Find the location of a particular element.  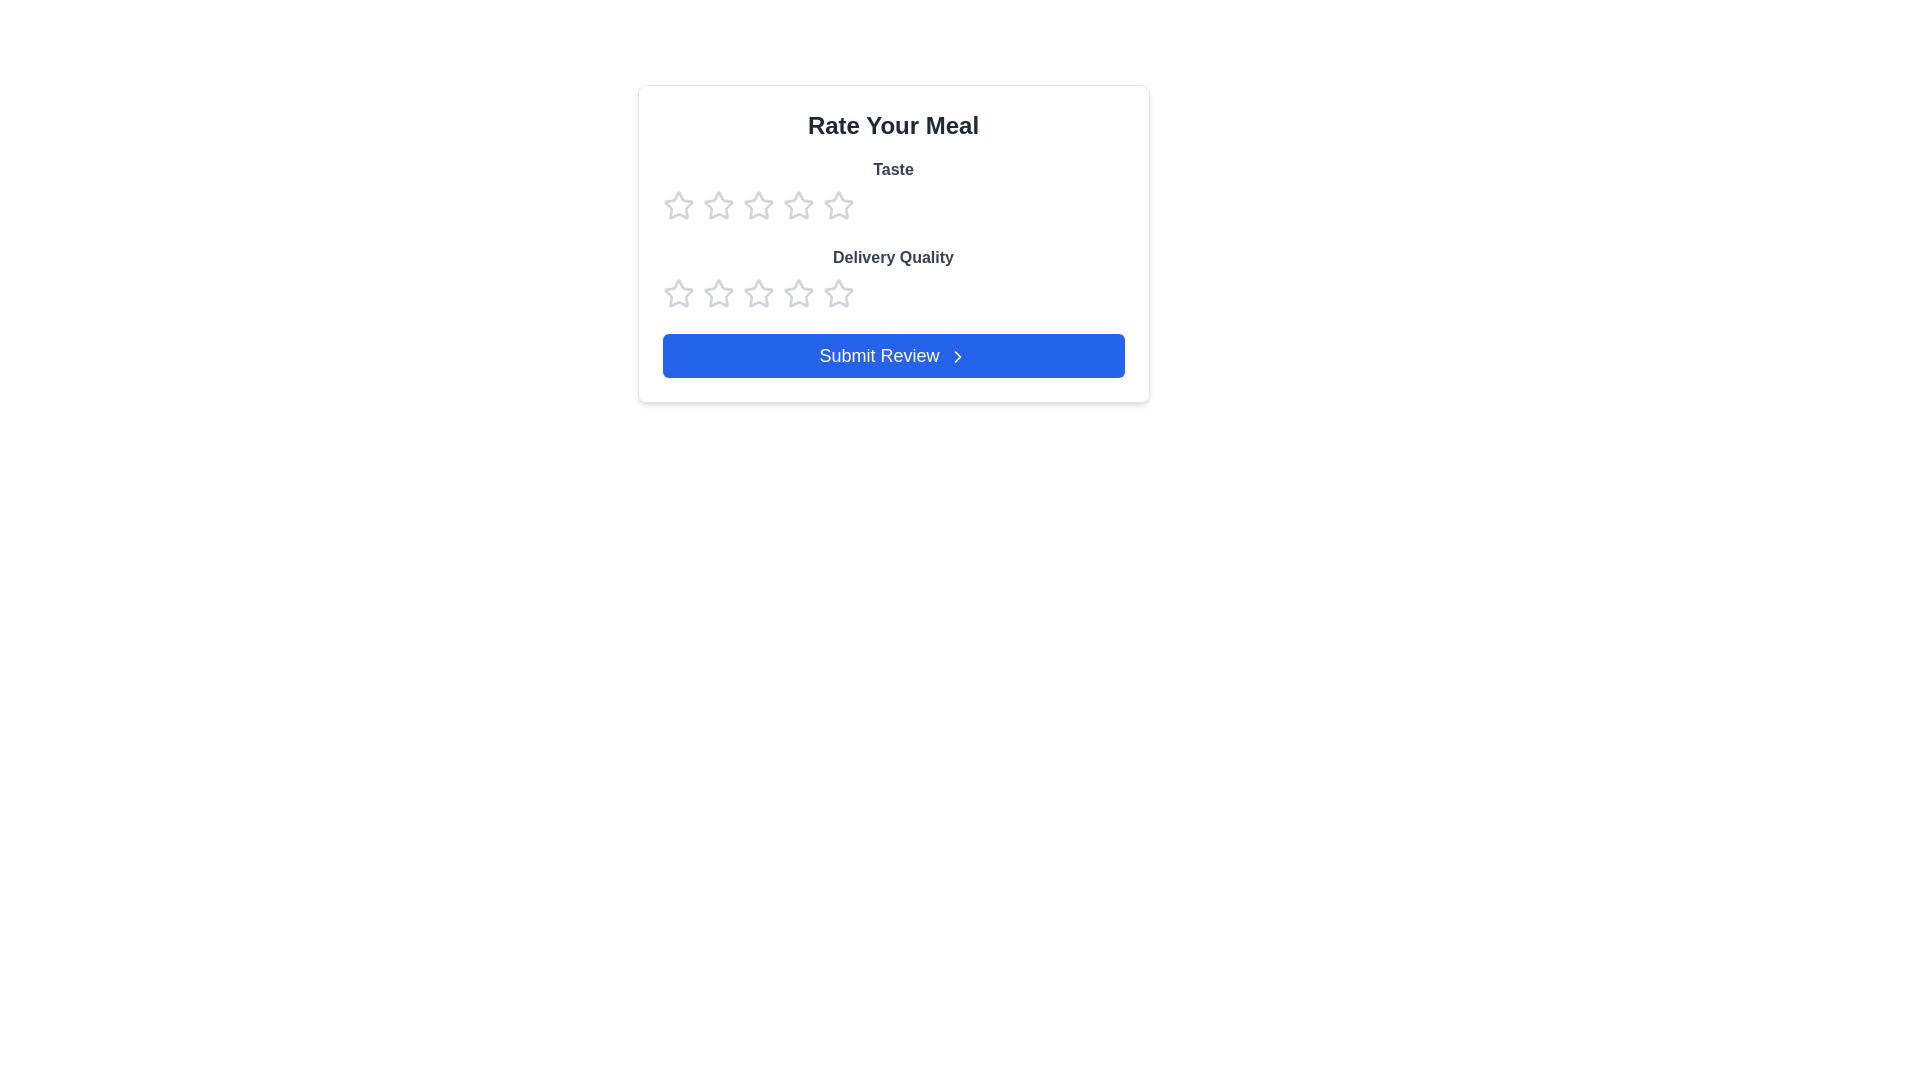

the first clickable rating star icon under the heading labeled 'Taste' is located at coordinates (678, 205).